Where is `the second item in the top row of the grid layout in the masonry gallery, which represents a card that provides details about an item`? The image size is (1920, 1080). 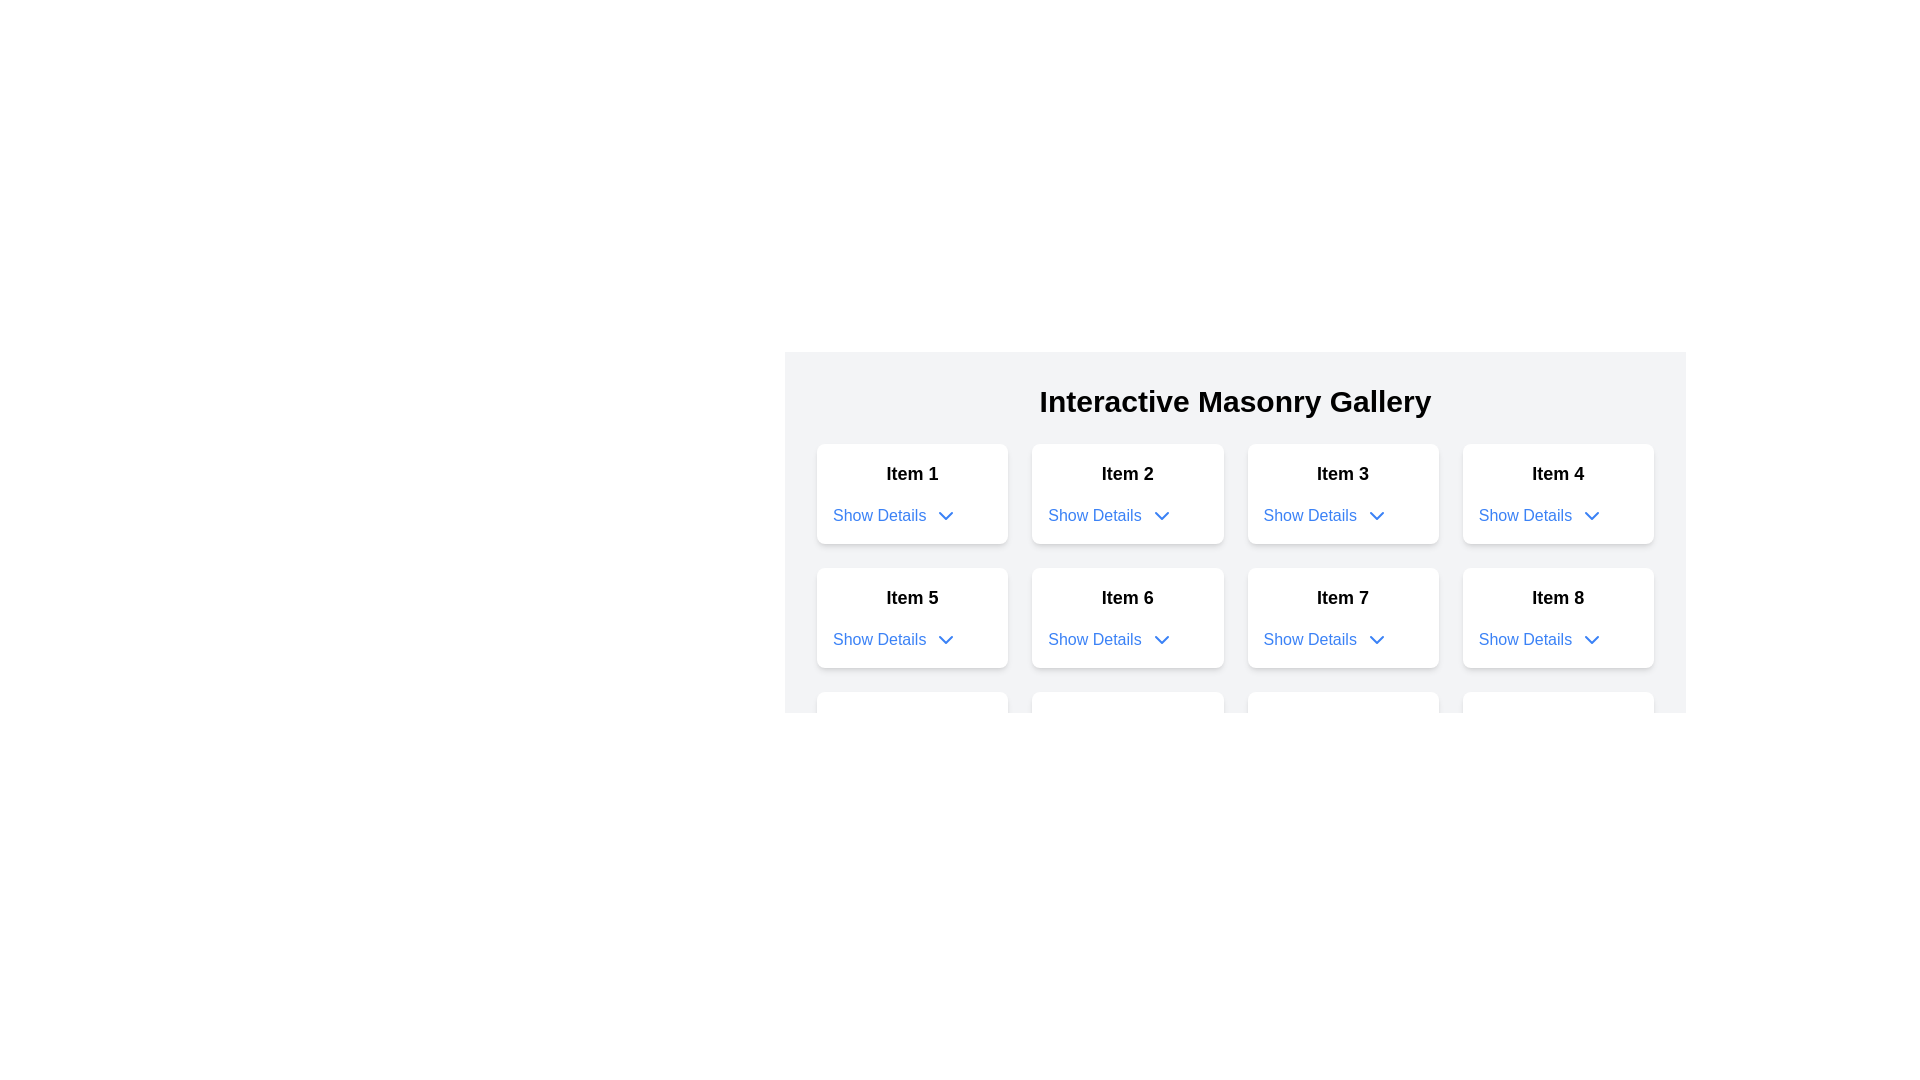
the second item in the top row of the grid layout in the masonry gallery, which represents a card that provides details about an item is located at coordinates (1127, 493).